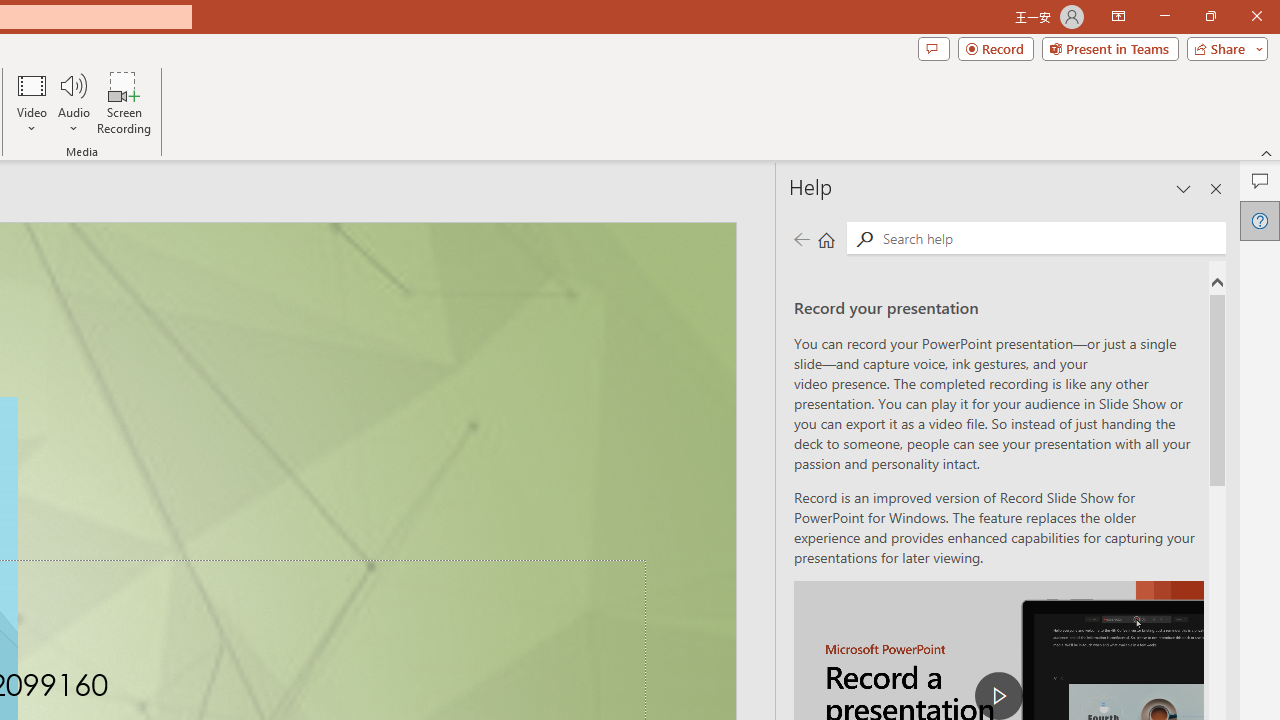 The height and width of the screenshot is (720, 1280). What do you see at coordinates (1255, 16) in the screenshot?
I see `'Close'` at bounding box center [1255, 16].